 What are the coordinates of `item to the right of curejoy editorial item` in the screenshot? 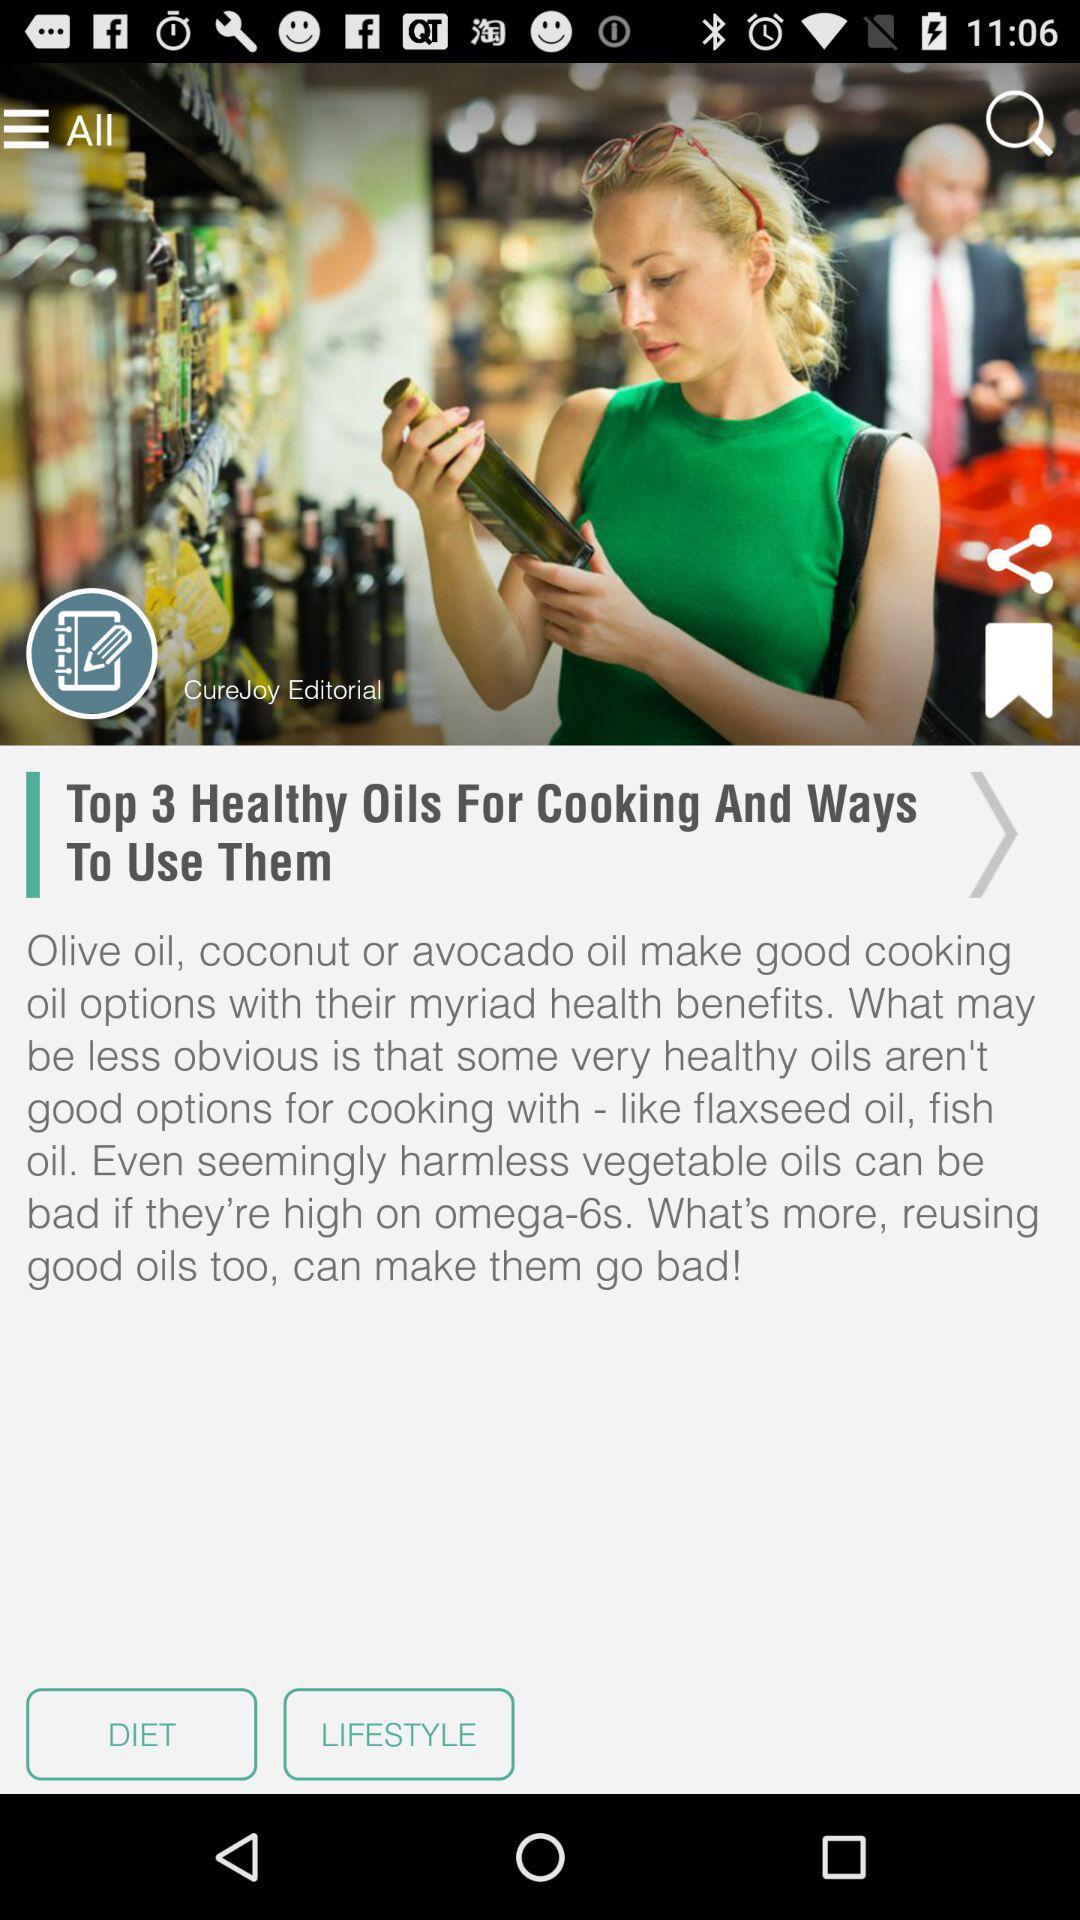 It's located at (1019, 670).